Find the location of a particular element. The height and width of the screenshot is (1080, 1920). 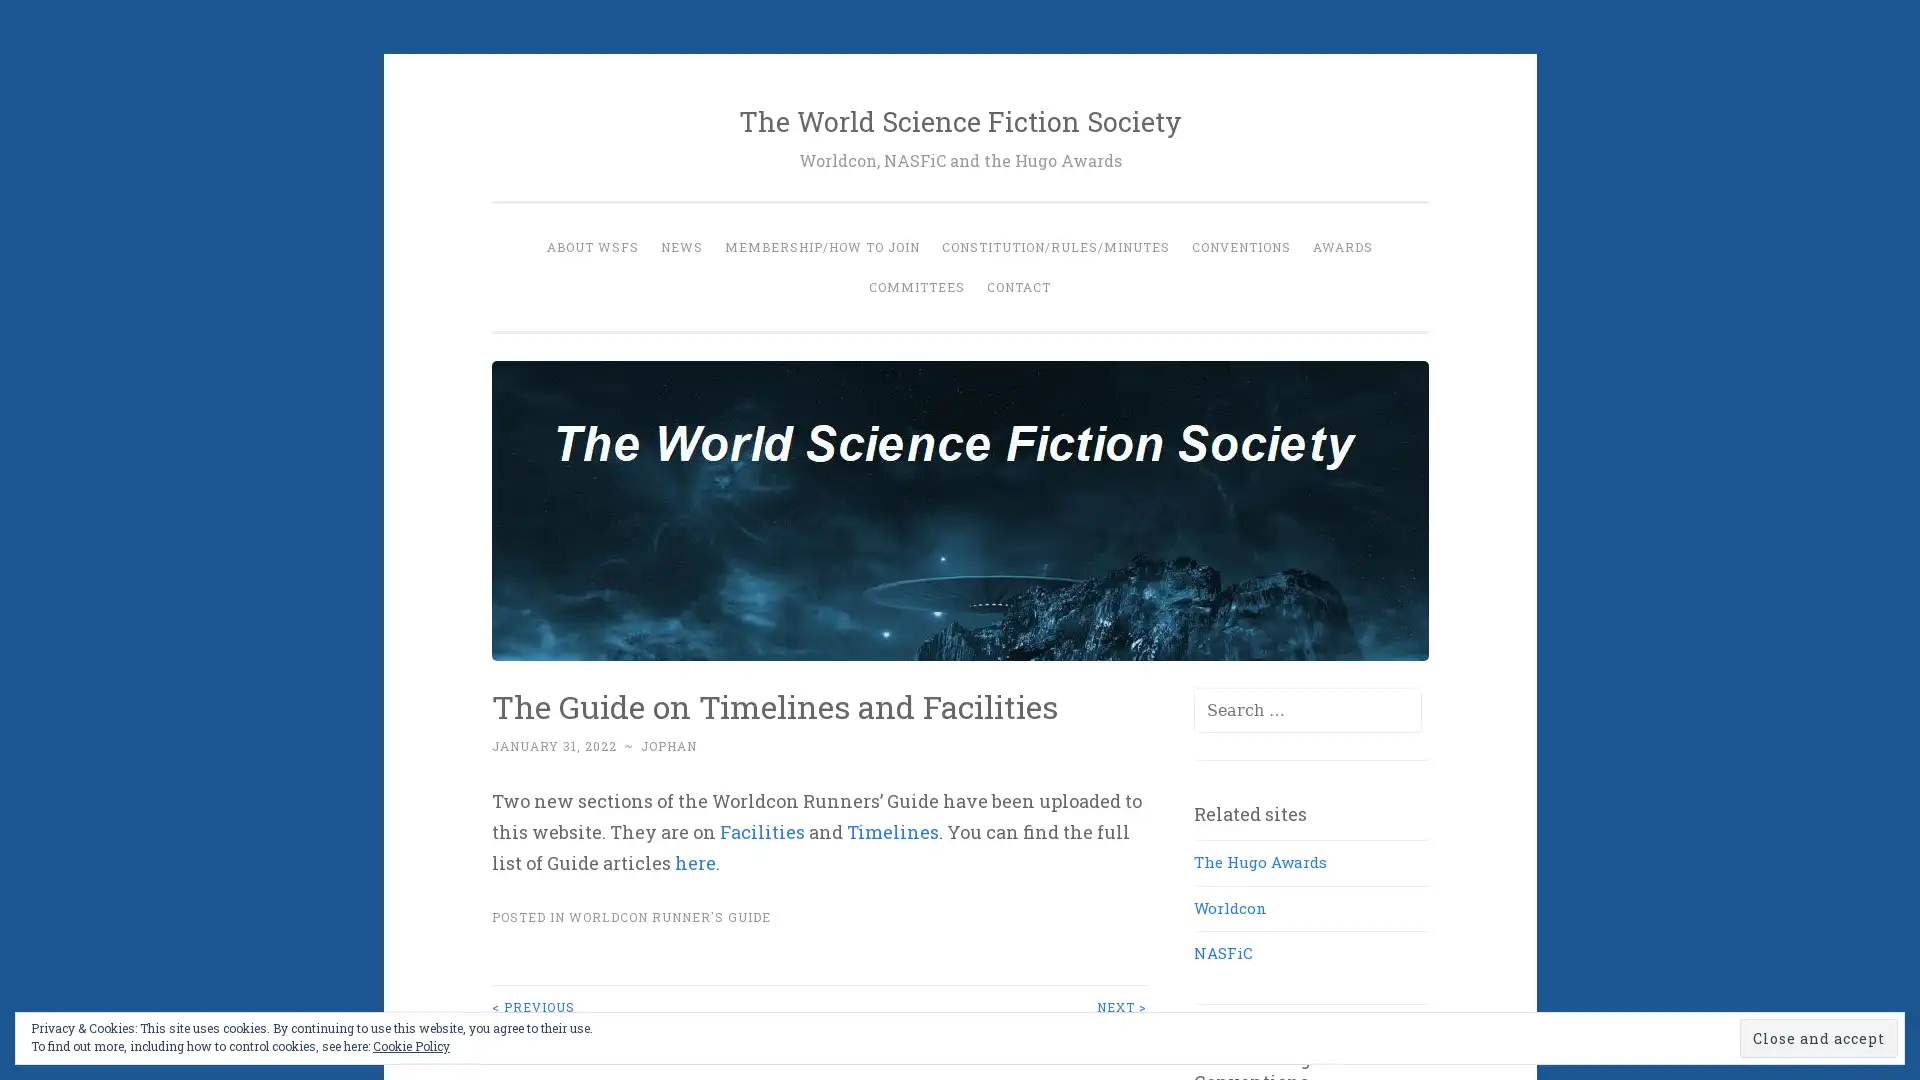

Close and accept is located at coordinates (1819, 1037).